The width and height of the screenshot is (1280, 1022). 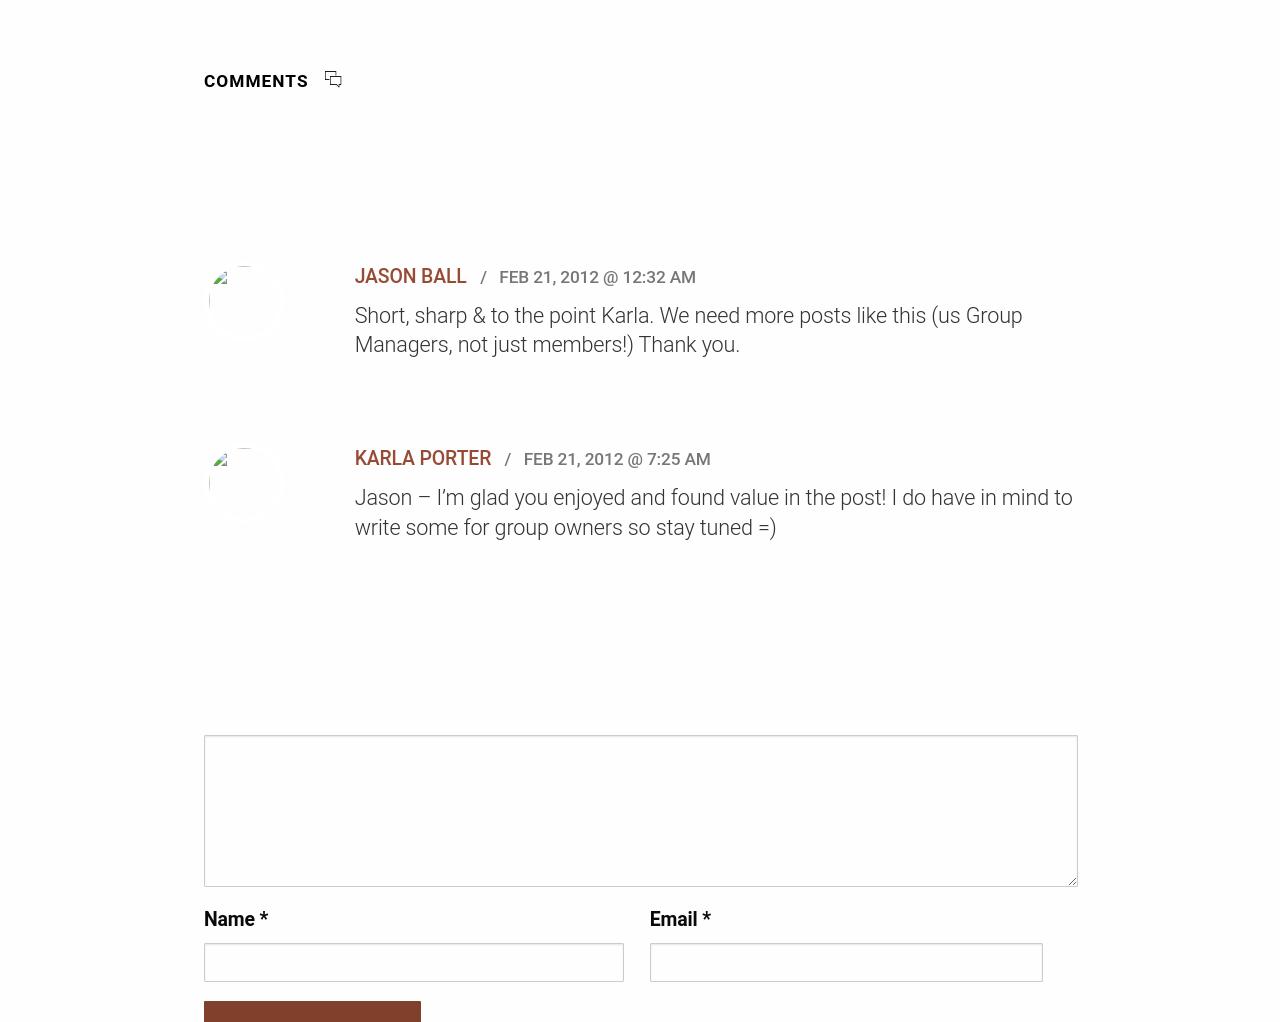 I want to click on 'Short, sharp & to the point Karla. We need more posts like this (us Group Managers, not just members!) Thank you.', so click(x=354, y=328).